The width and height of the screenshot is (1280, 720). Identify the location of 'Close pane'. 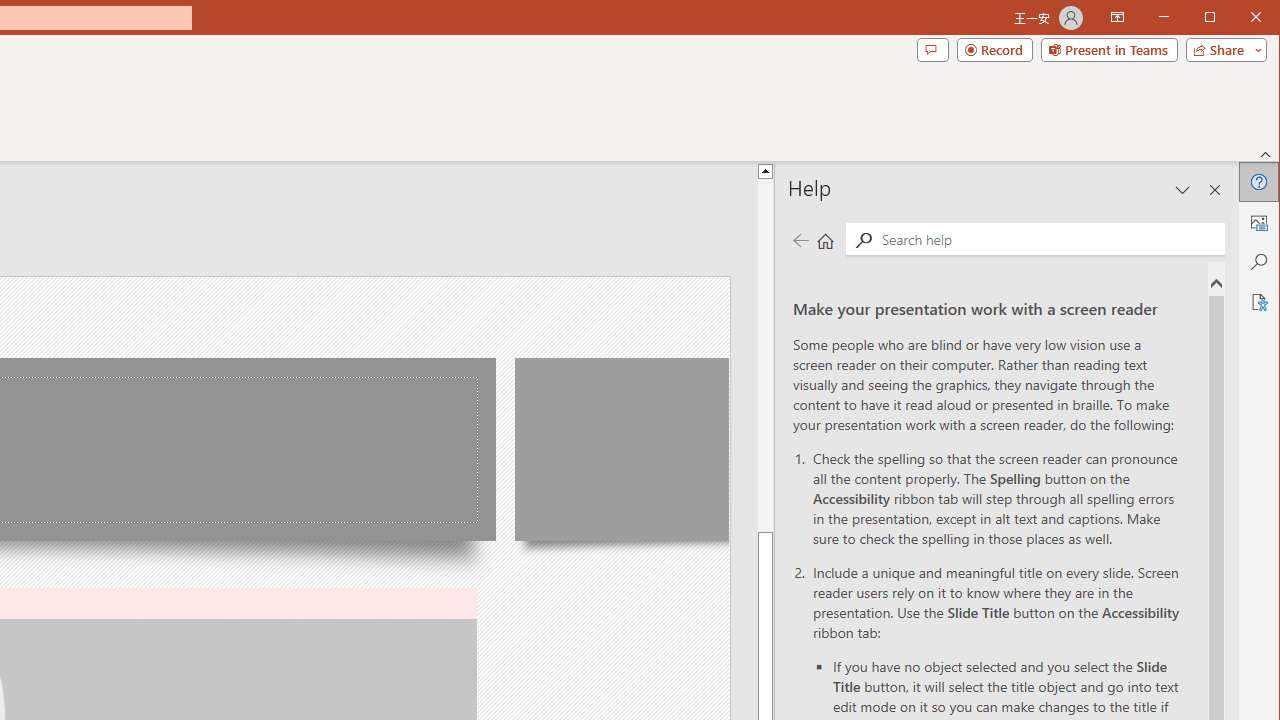
(1214, 190).